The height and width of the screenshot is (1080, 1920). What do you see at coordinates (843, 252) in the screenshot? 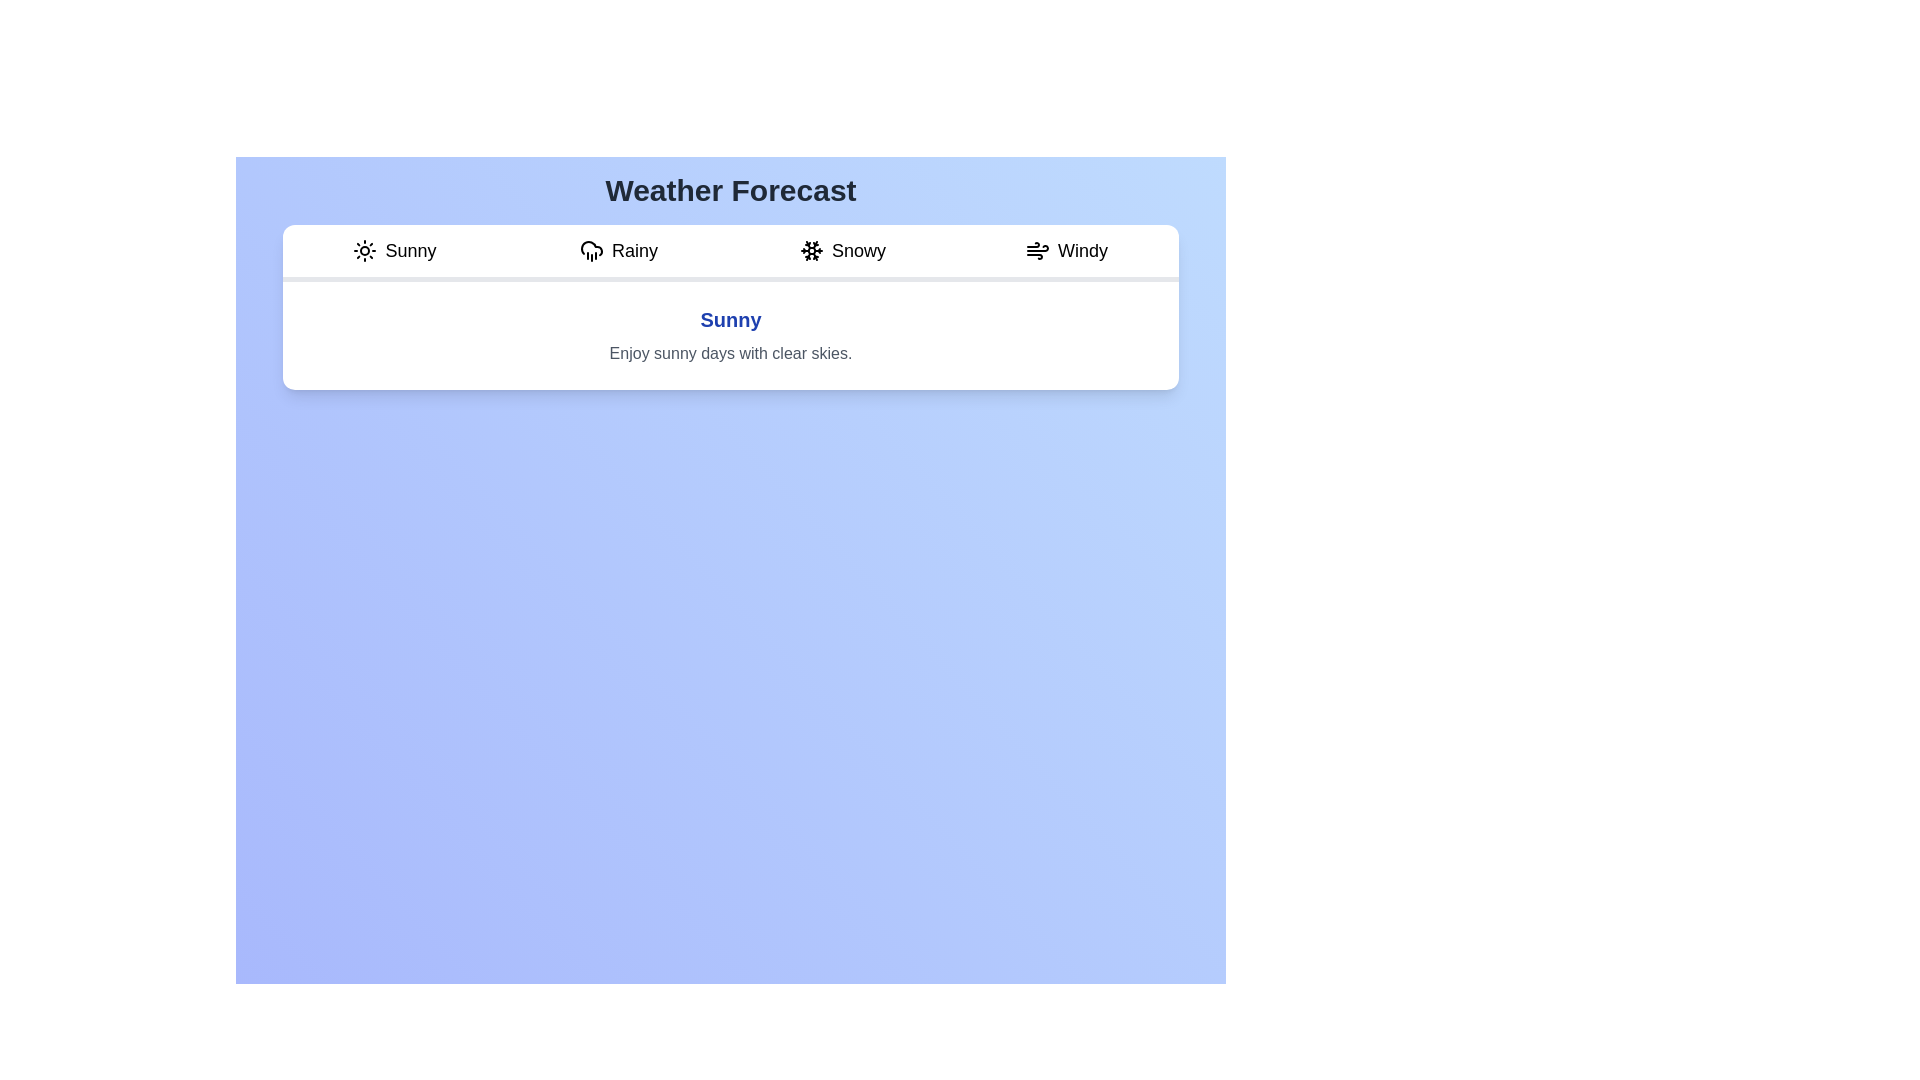
I see `the Snowy tab to view its weather condition` at bounding box center [843, 252].